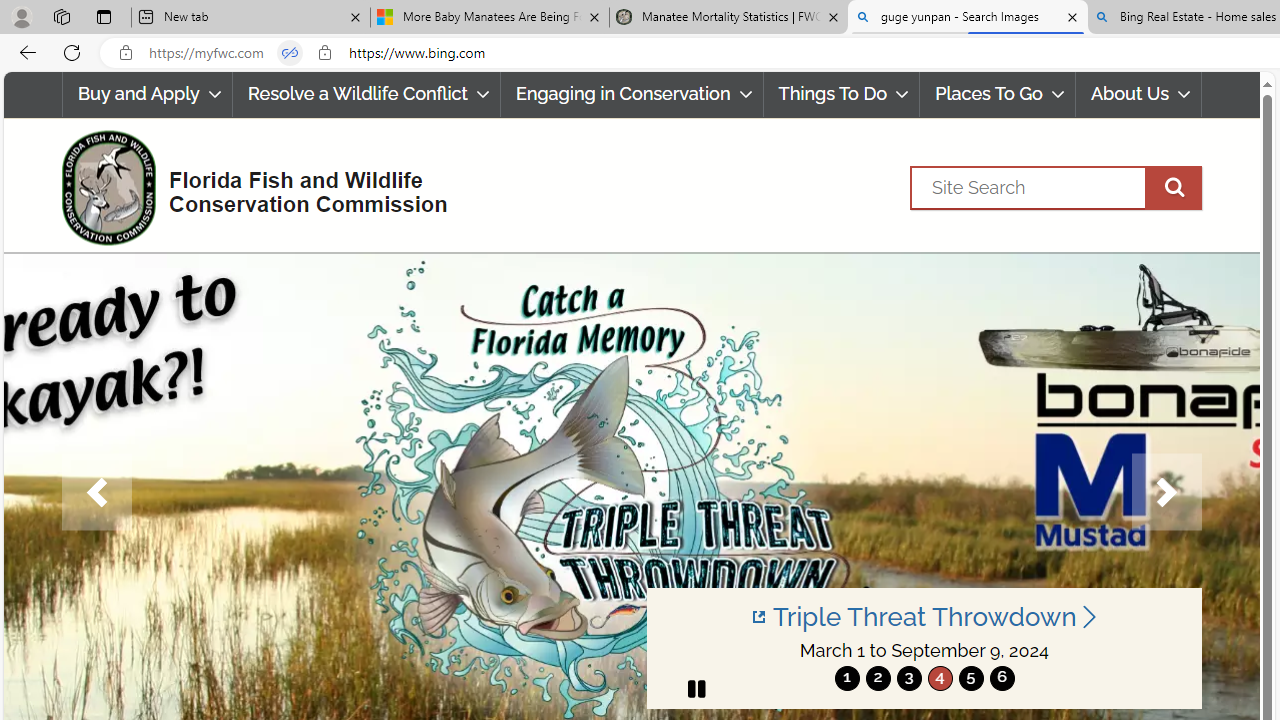 The image size is (1280, 720). I want to click on 'About Us', so click(1138, 94).